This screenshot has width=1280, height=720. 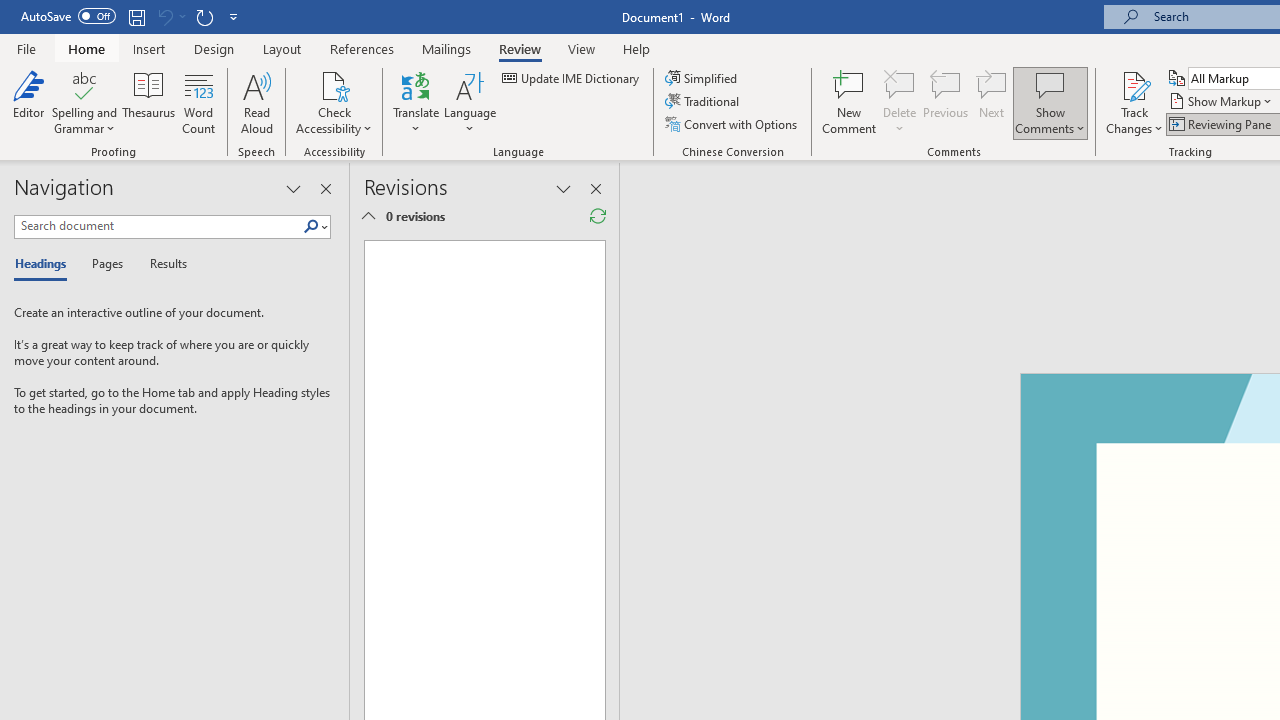 I want to click on 'Show Comments', so click(x=1049, y=103).